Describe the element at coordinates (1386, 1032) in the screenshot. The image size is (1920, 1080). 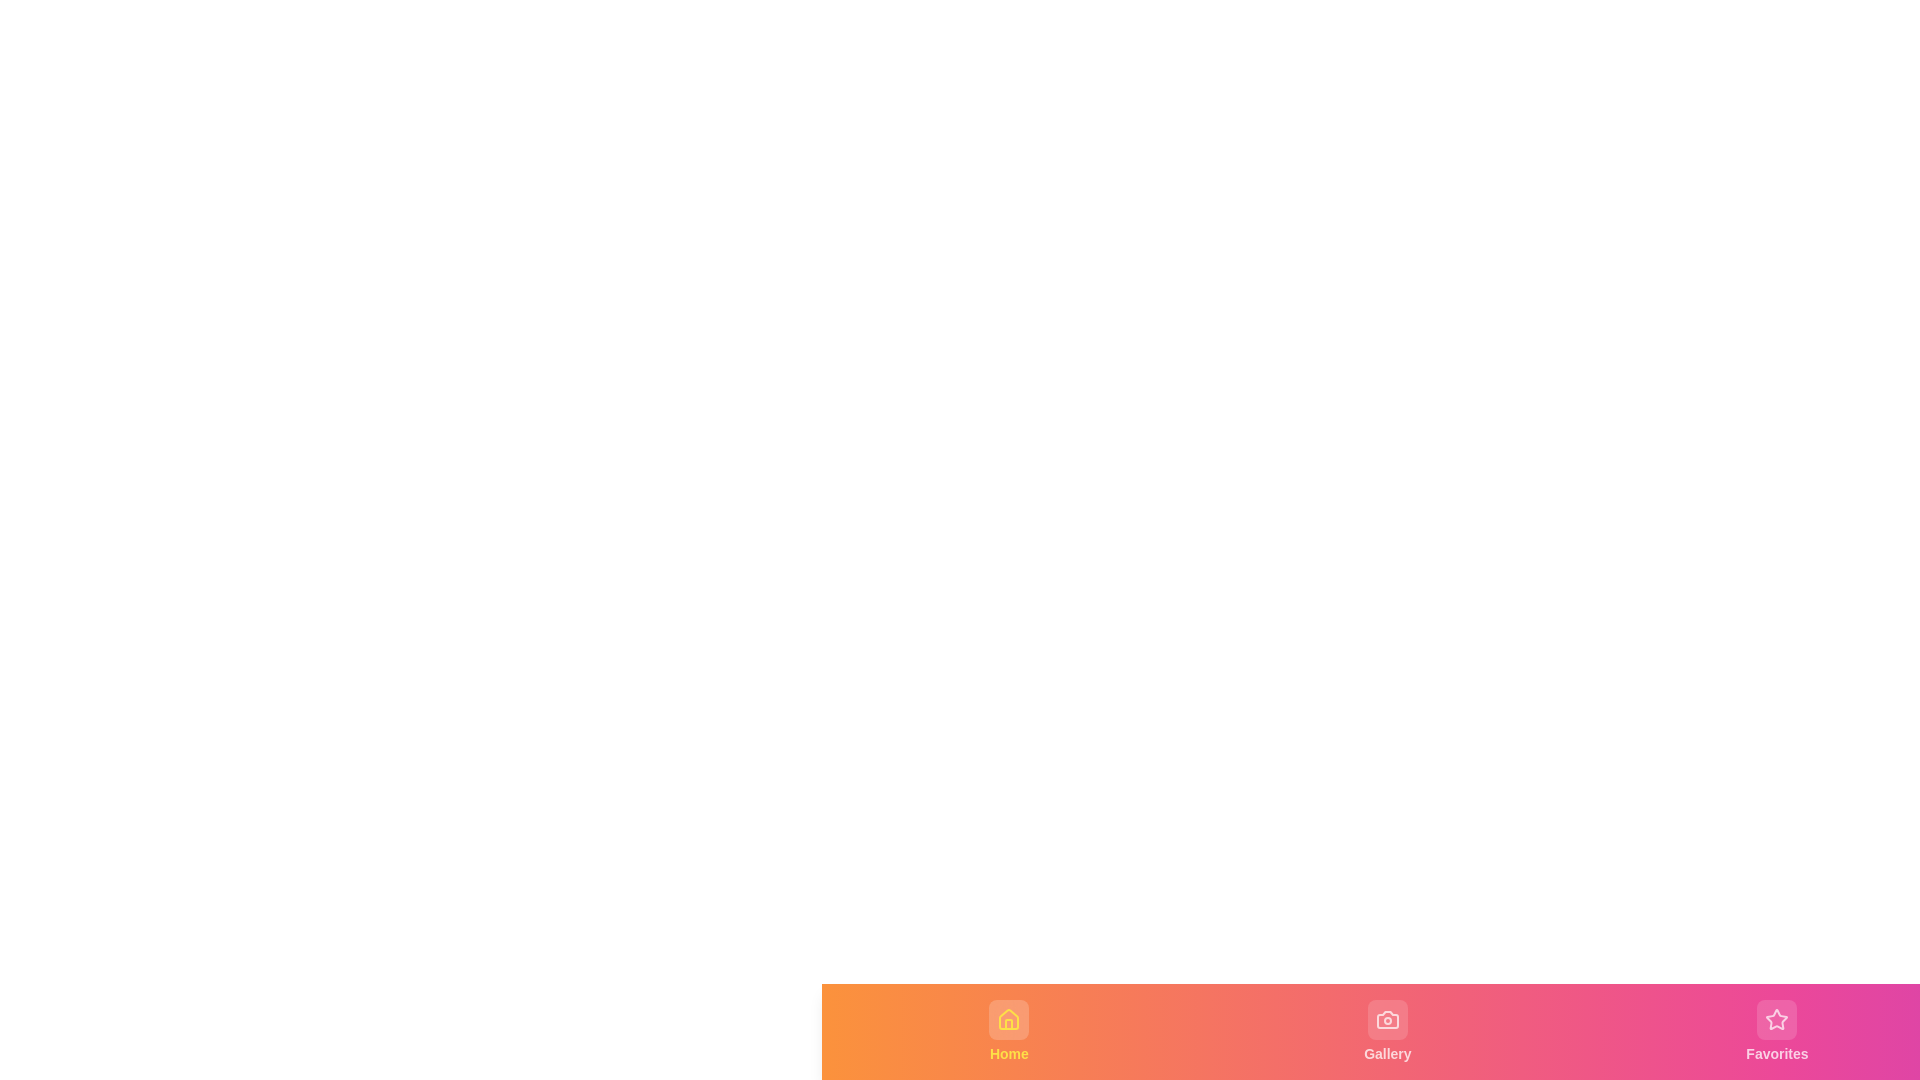
I see `the navigation tab labeled Gallery` at that location.